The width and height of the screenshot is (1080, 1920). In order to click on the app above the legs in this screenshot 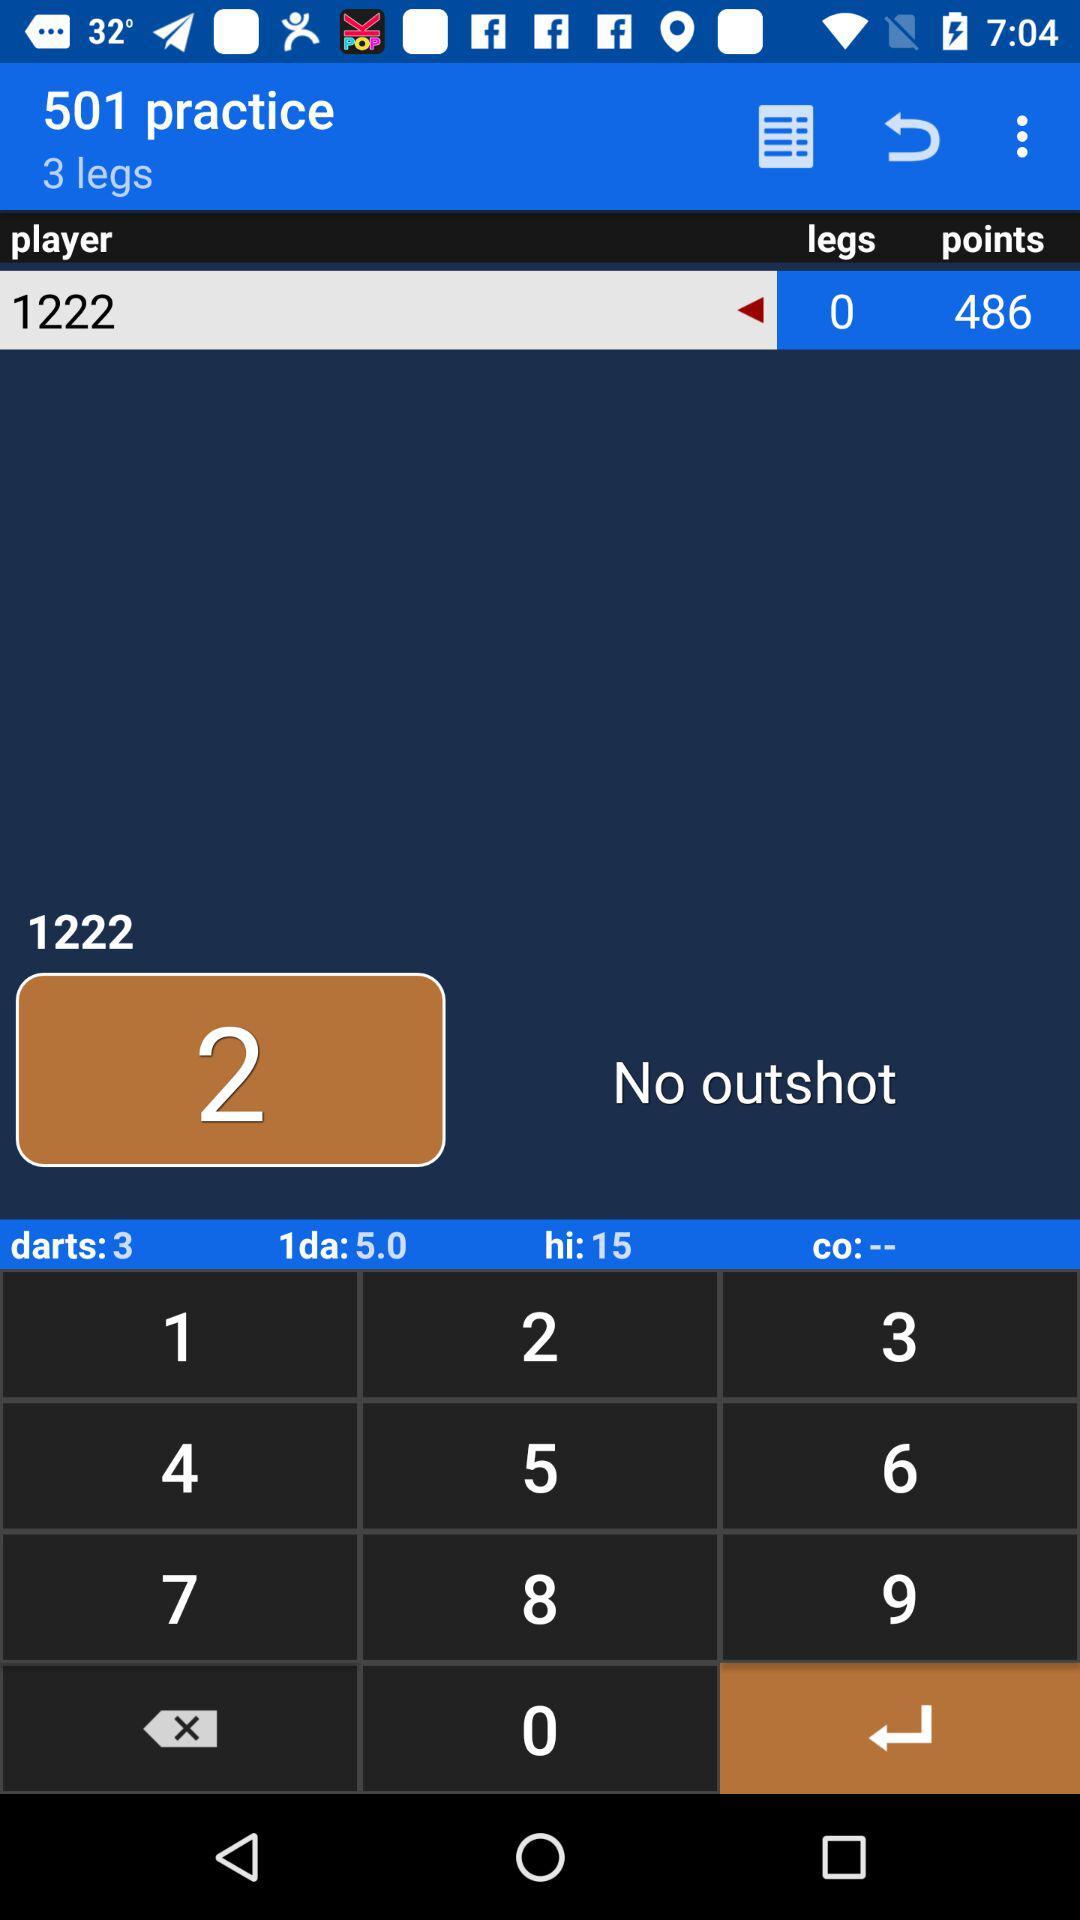, I will do `click(911, 135)`.